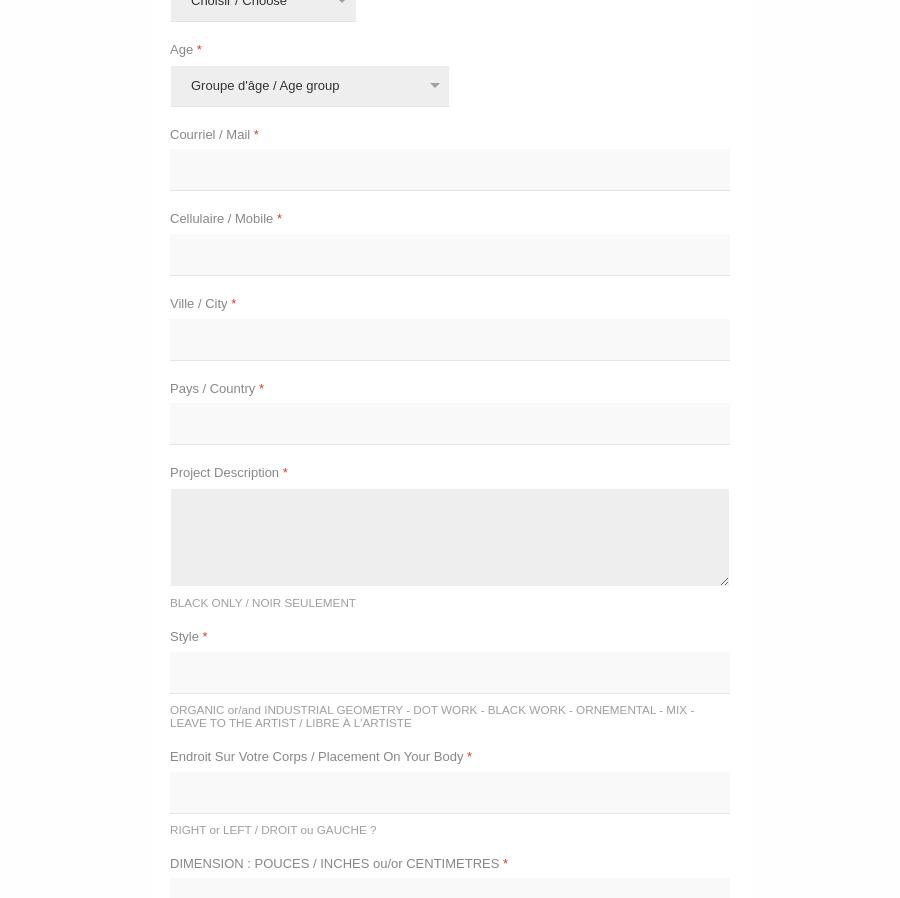  What do you see at coordinates (261, 601) in the screenshot?
I see `'BLACK ONLY / NOIR SEULEMENT'` at bounding box center [261, 601].